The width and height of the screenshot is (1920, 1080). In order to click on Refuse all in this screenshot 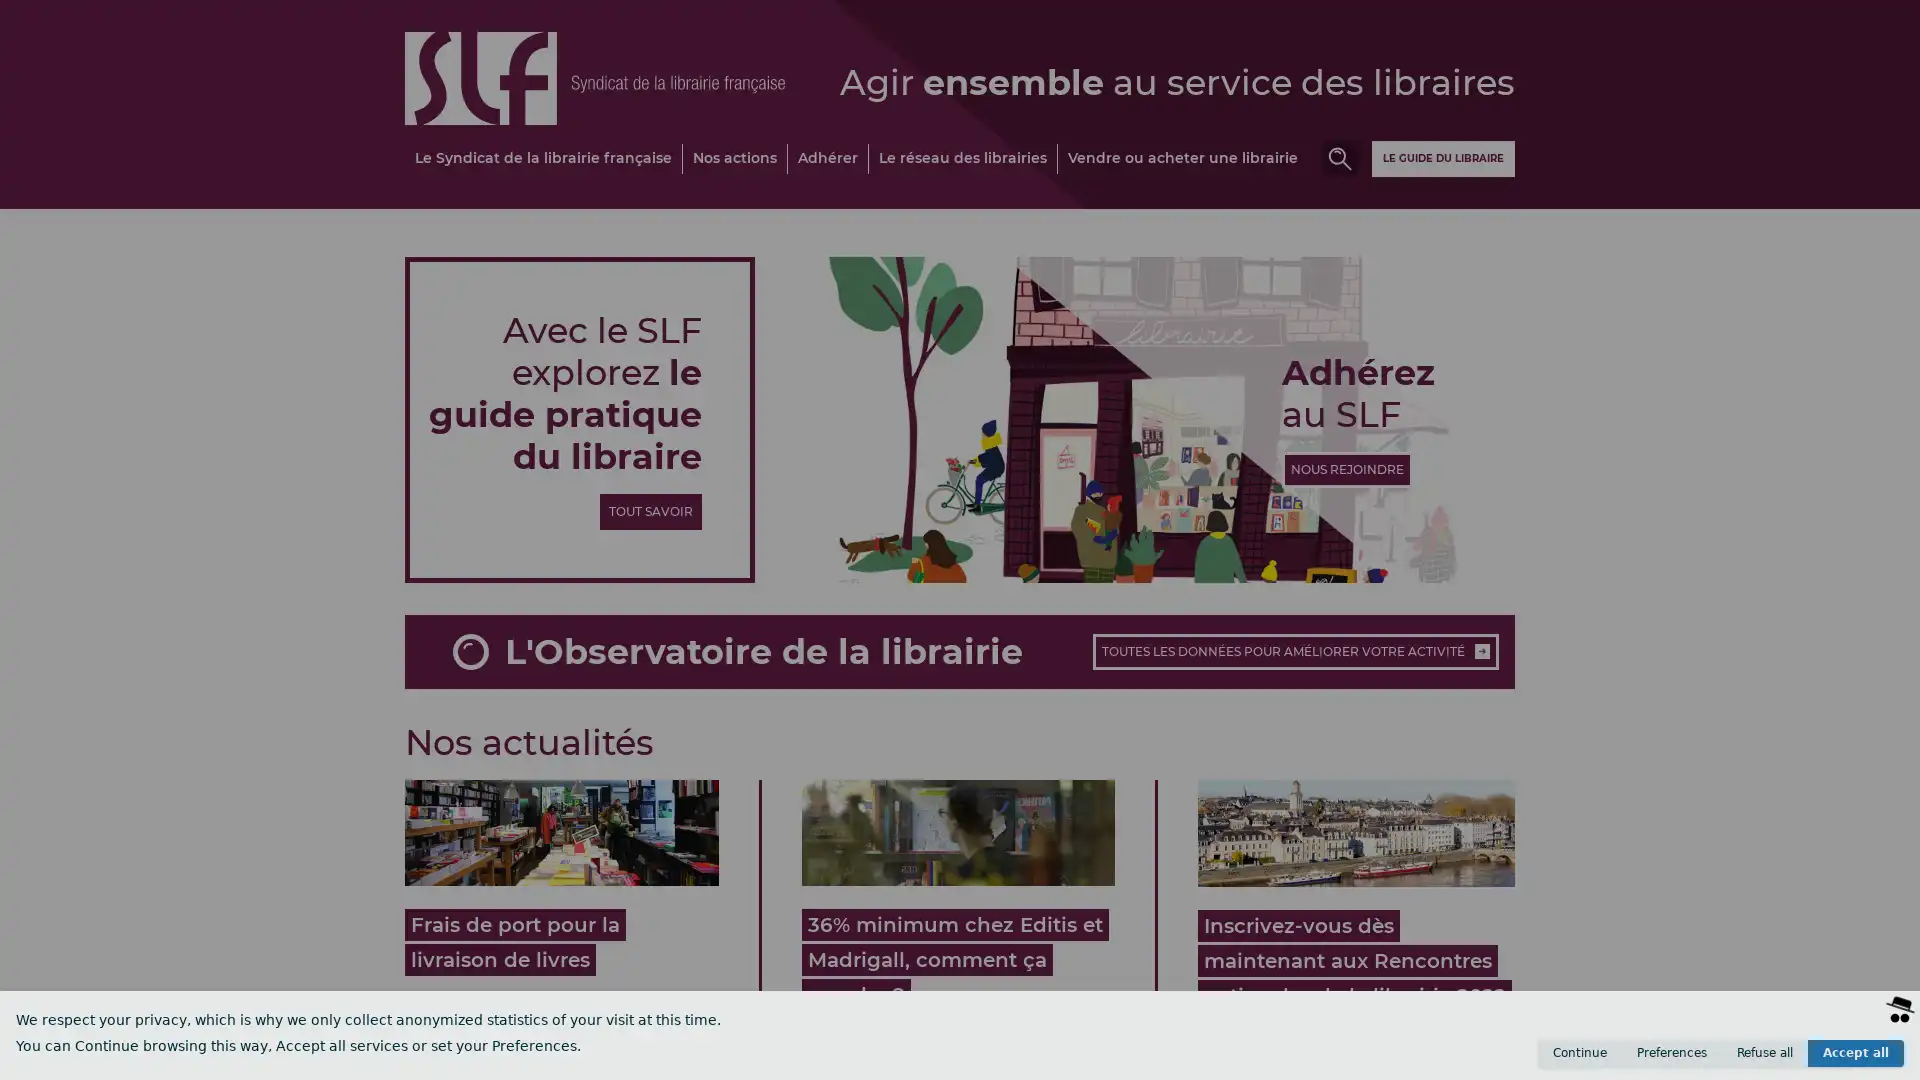, I will do `click(1765, 1052)`.